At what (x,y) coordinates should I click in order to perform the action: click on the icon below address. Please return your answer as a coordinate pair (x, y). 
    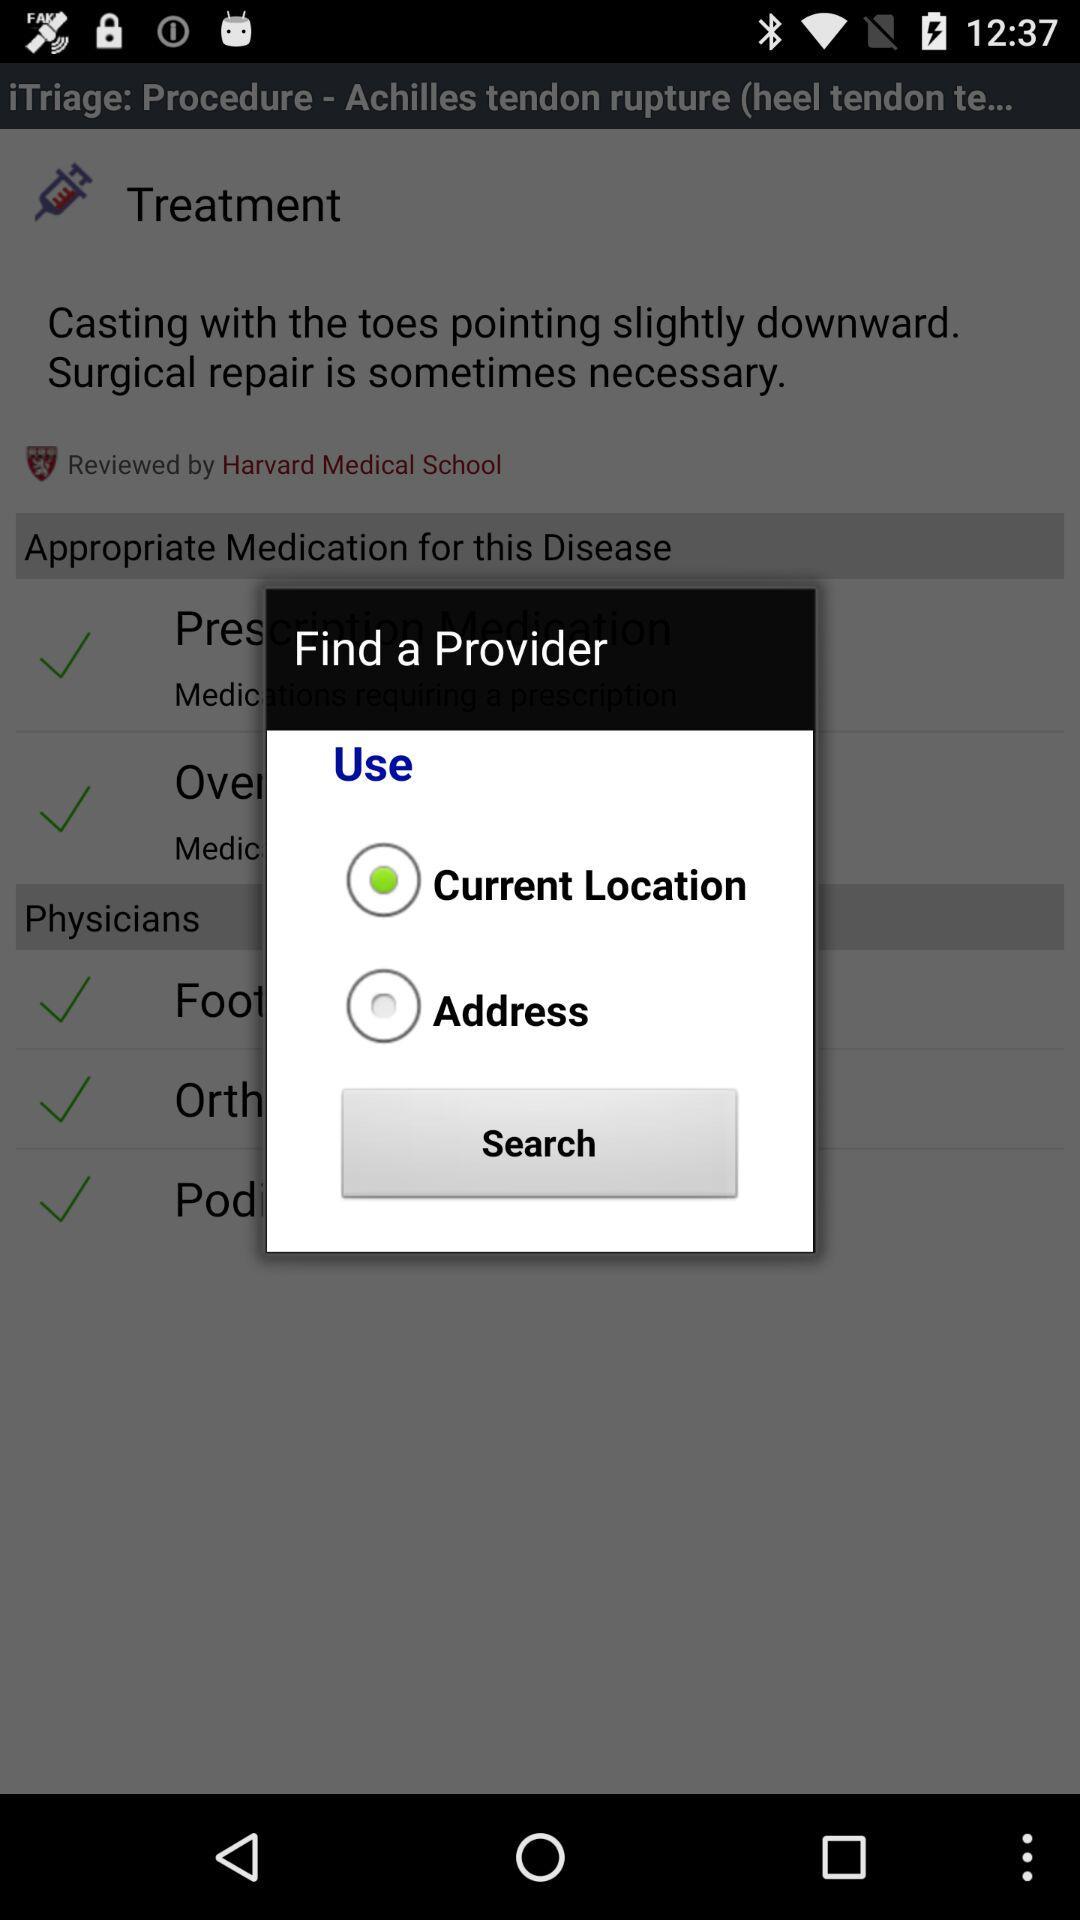
    Looking at the image, I should click on (540, 1148).